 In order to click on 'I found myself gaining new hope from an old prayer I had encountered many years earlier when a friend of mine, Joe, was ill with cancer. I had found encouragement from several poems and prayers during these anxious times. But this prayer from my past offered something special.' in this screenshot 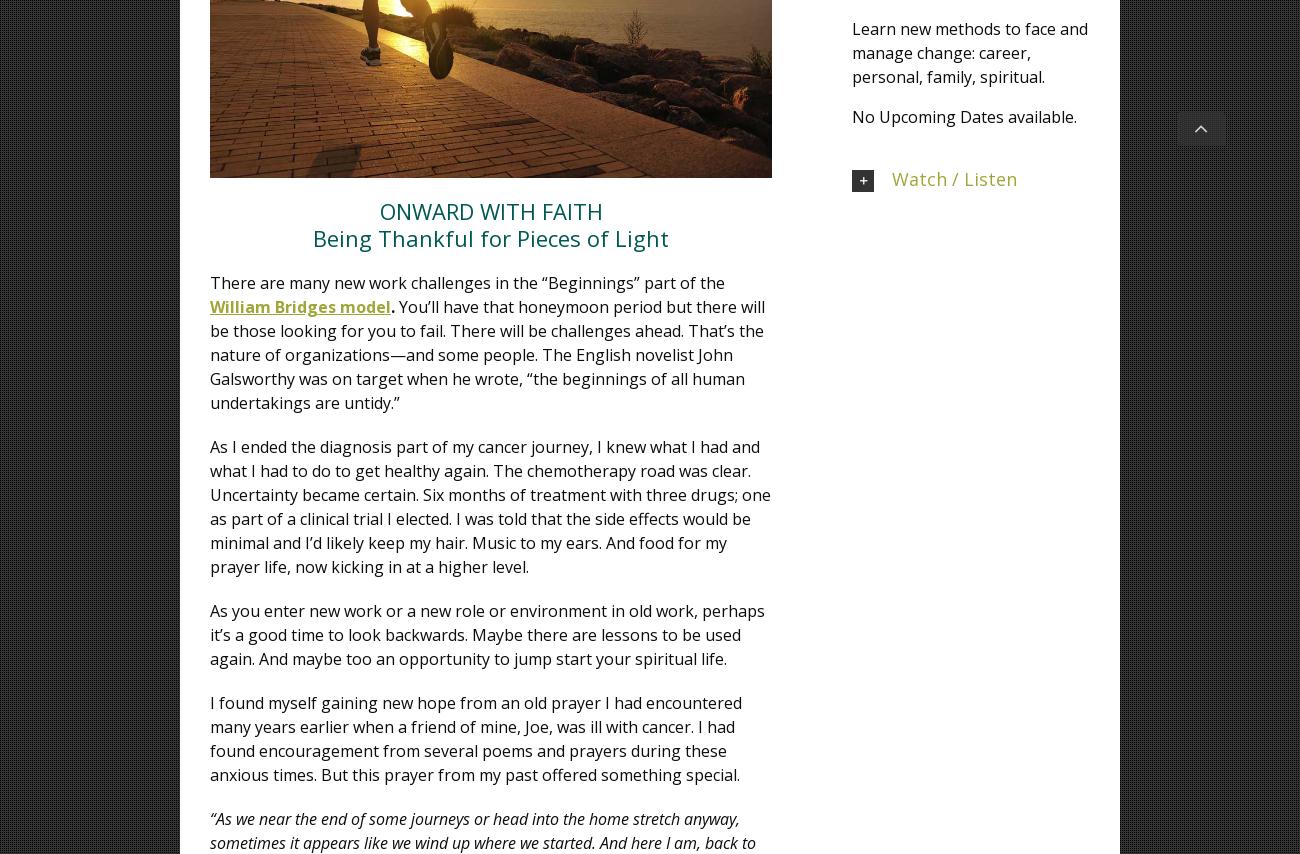, I will do `click(475, 737)`.